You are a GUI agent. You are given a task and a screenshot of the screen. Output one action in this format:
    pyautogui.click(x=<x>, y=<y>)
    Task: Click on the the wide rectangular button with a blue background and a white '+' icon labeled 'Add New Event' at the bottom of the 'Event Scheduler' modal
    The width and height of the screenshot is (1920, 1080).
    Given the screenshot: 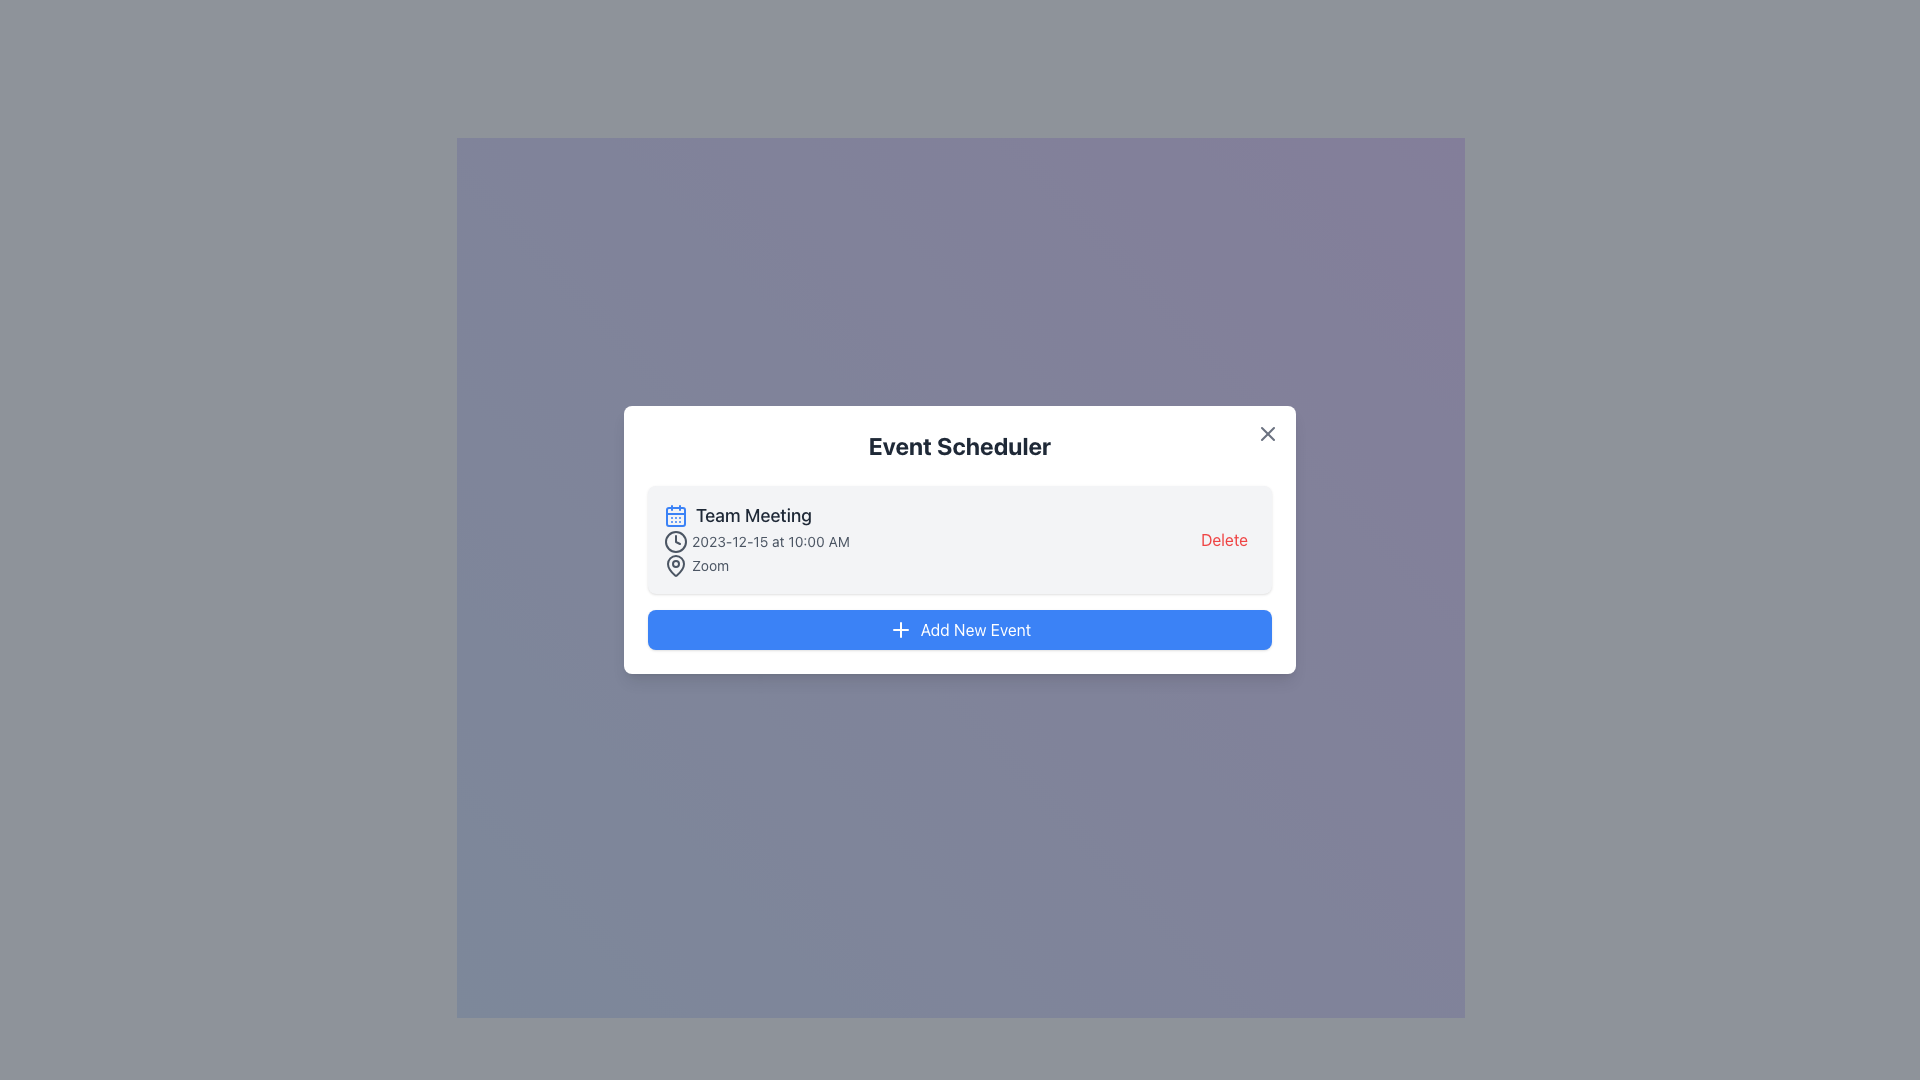 What is the action you would take?
    pyautogui.click(x=960, y=628)
    